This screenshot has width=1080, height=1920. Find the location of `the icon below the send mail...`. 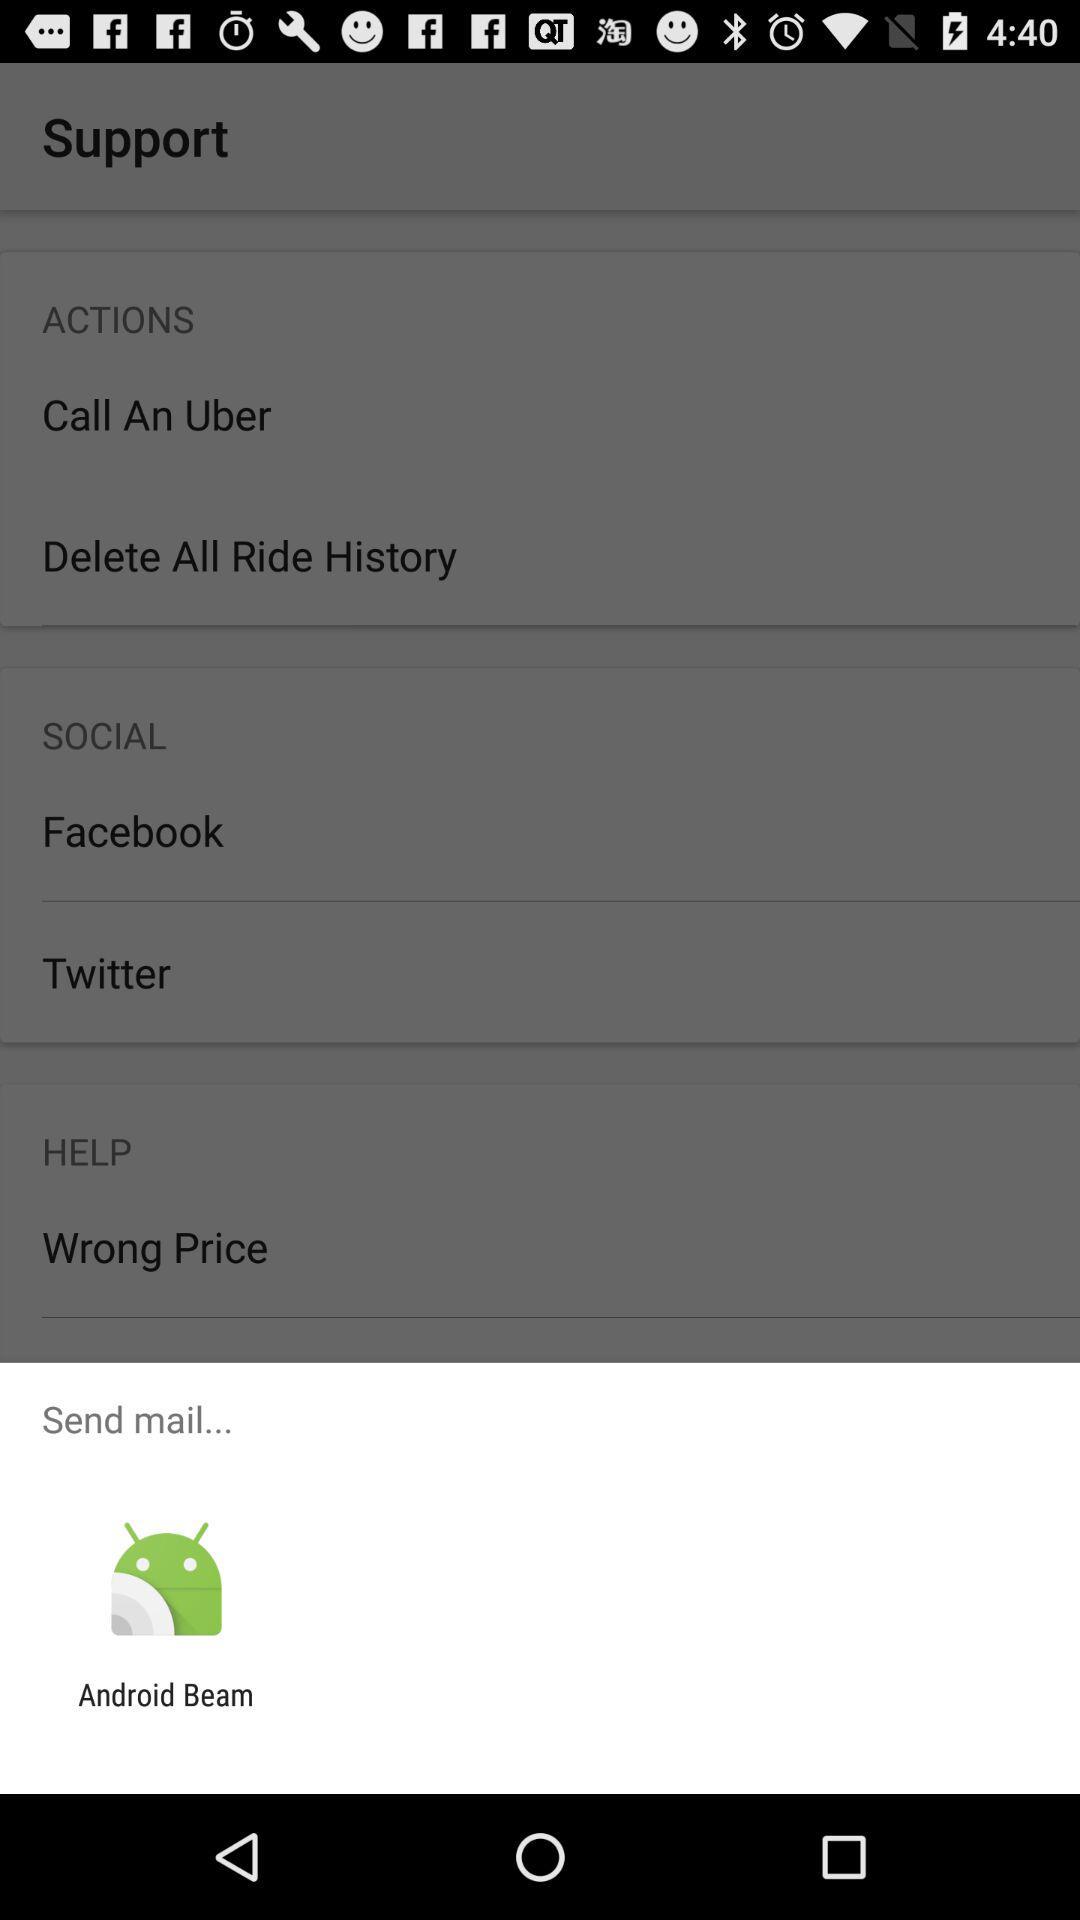

the icon below the send mail... is located at coordinates (165, 1579).